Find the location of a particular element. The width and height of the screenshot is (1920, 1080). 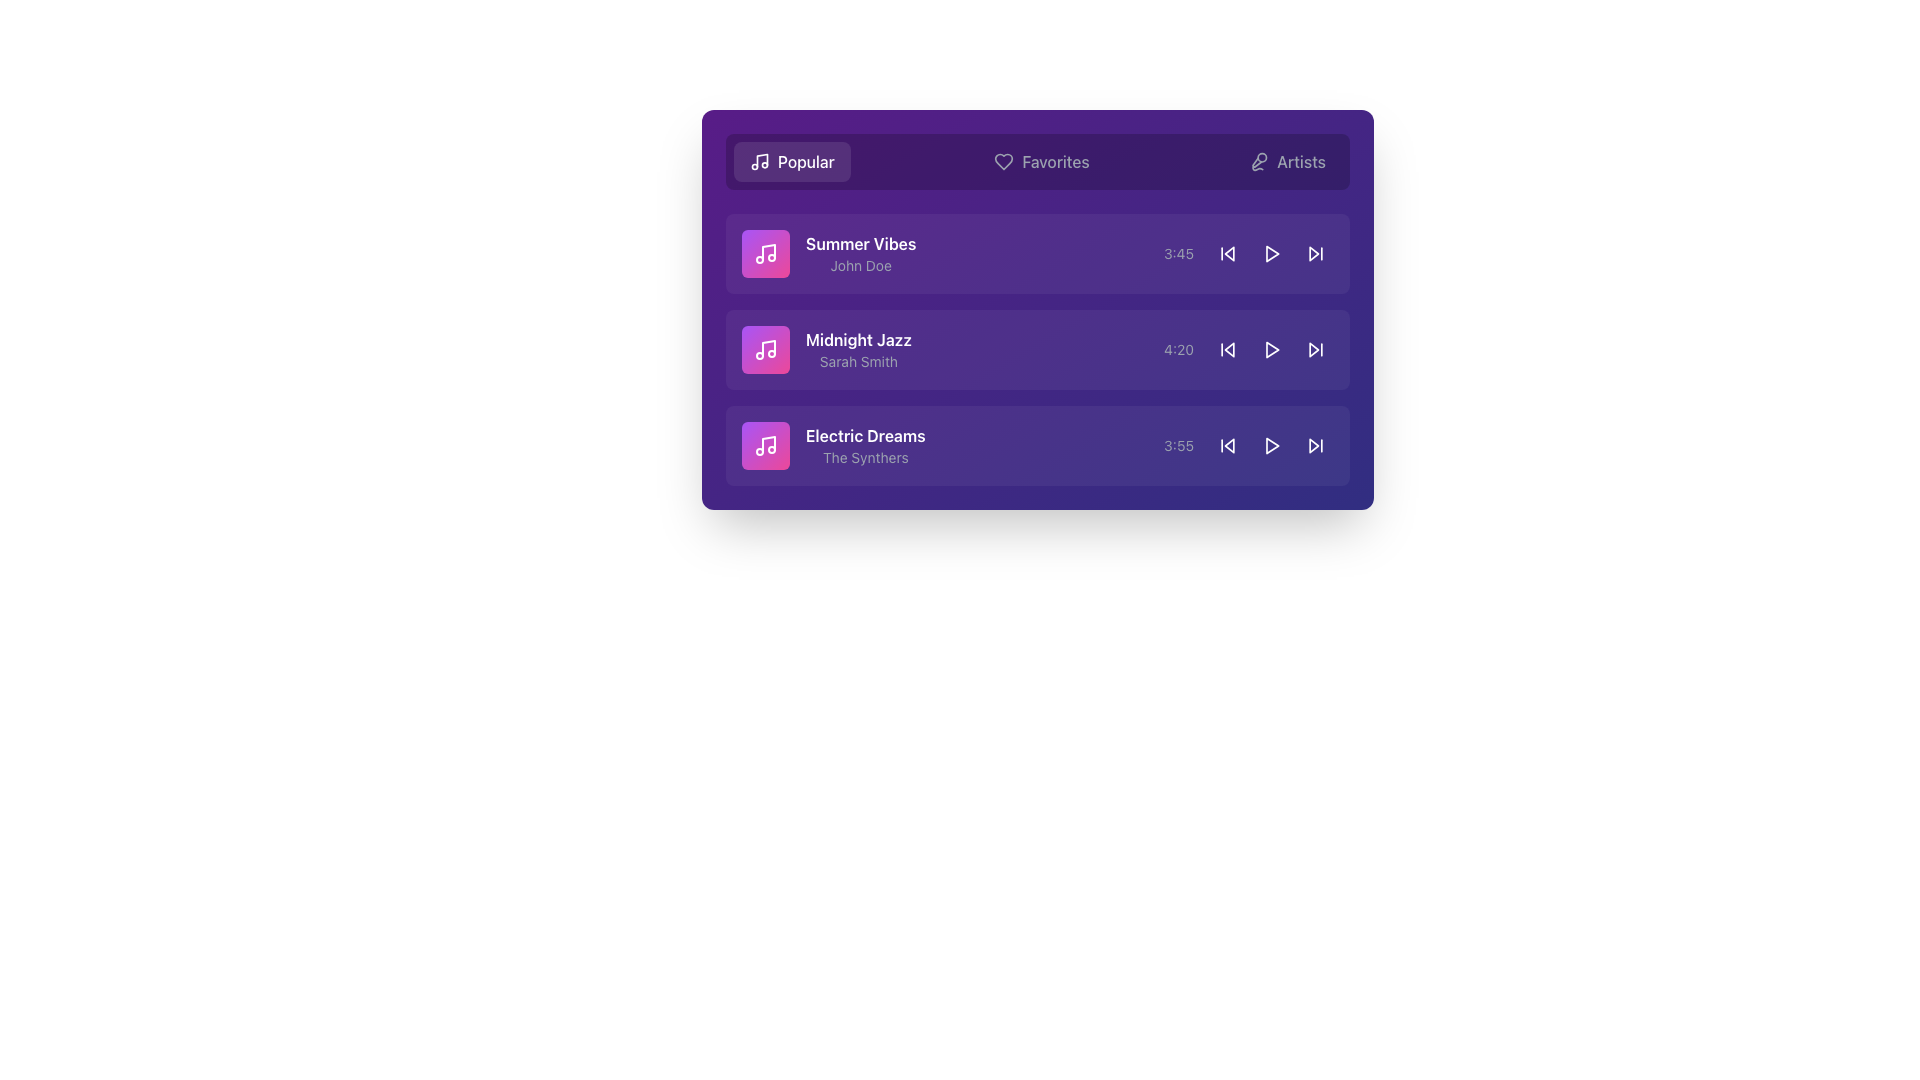

the play button located between the skip-back and skip-forward buttons in the playlist section is located at coordinates (1271, 349).